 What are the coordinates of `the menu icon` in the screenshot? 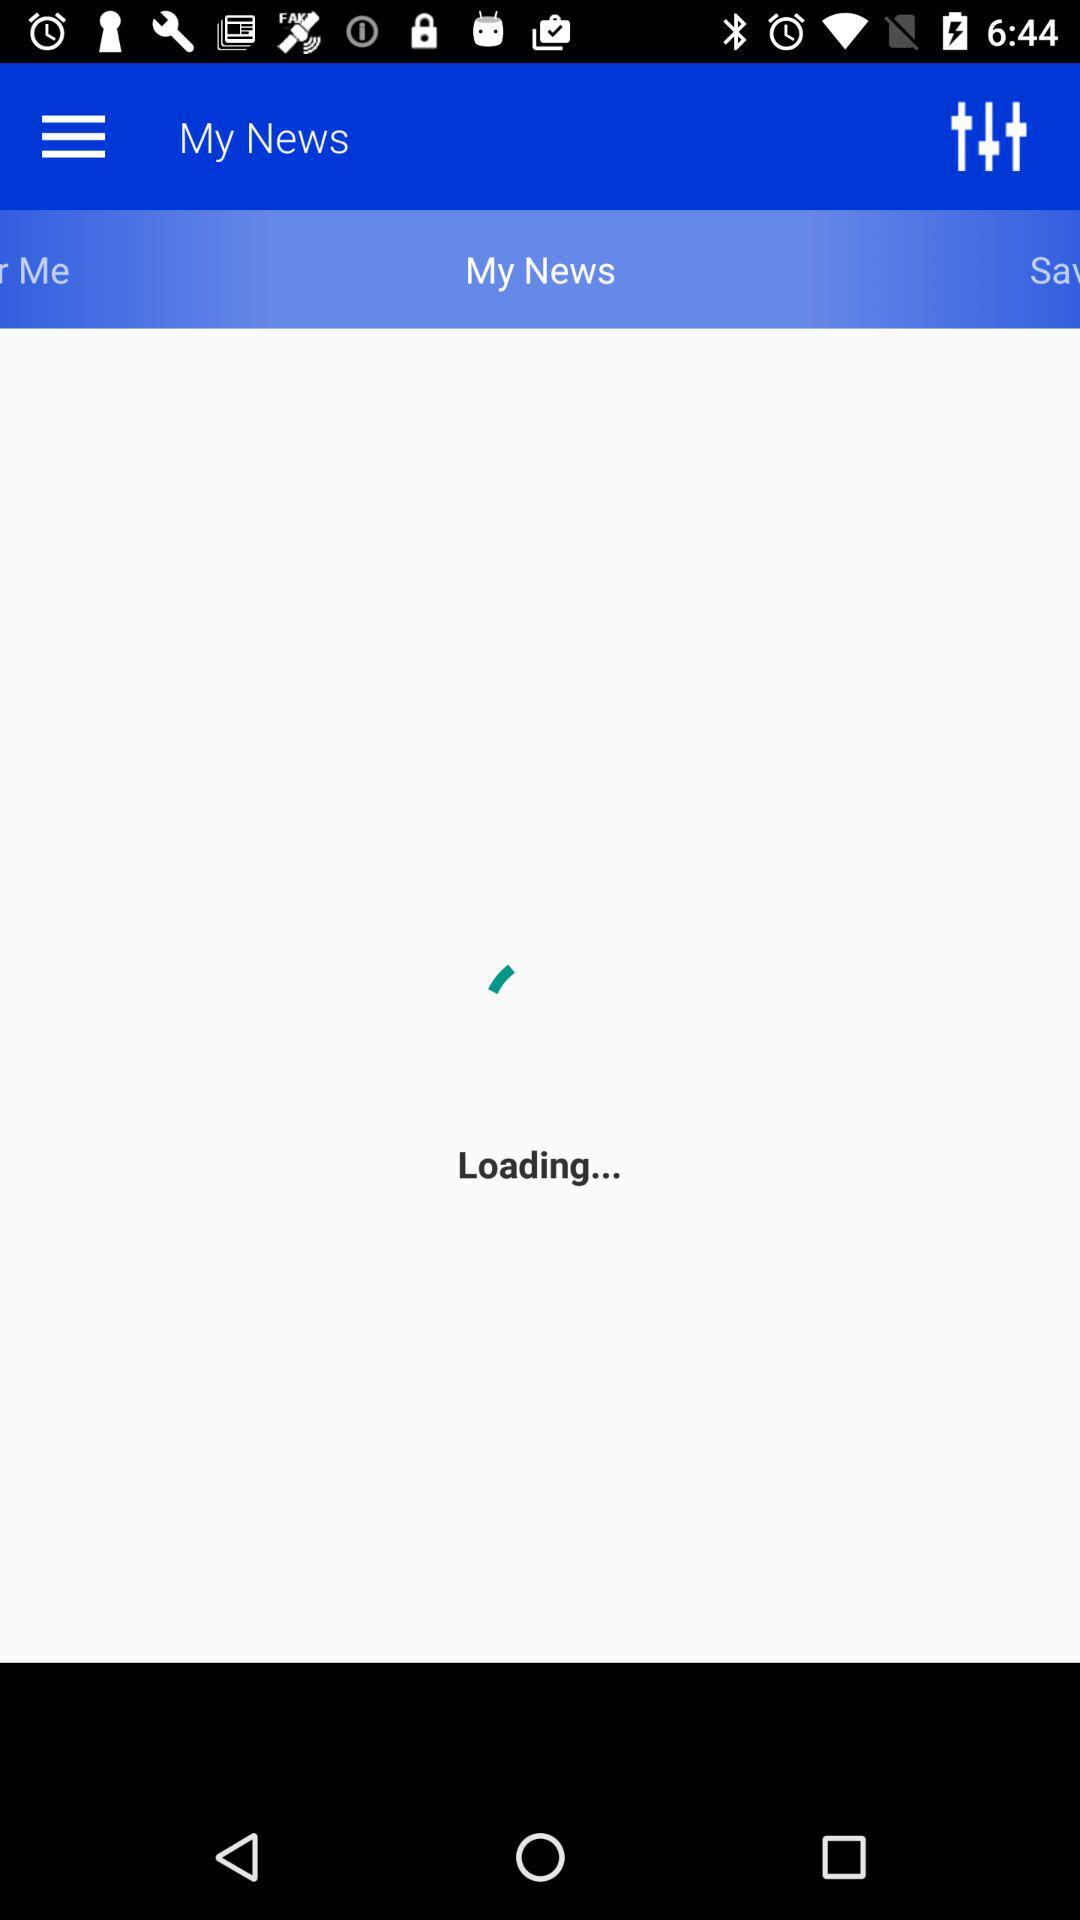 It's located at (72, 135).